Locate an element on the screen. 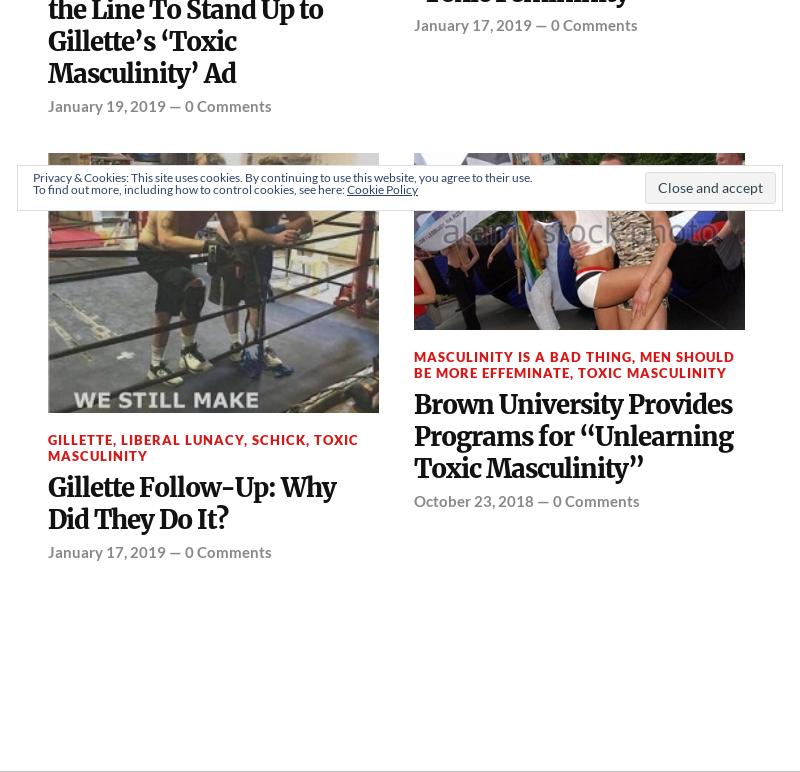 The width and height of the screenshot is (800, 772). 'January 19, 2019' is located at coordinates (105, 103).